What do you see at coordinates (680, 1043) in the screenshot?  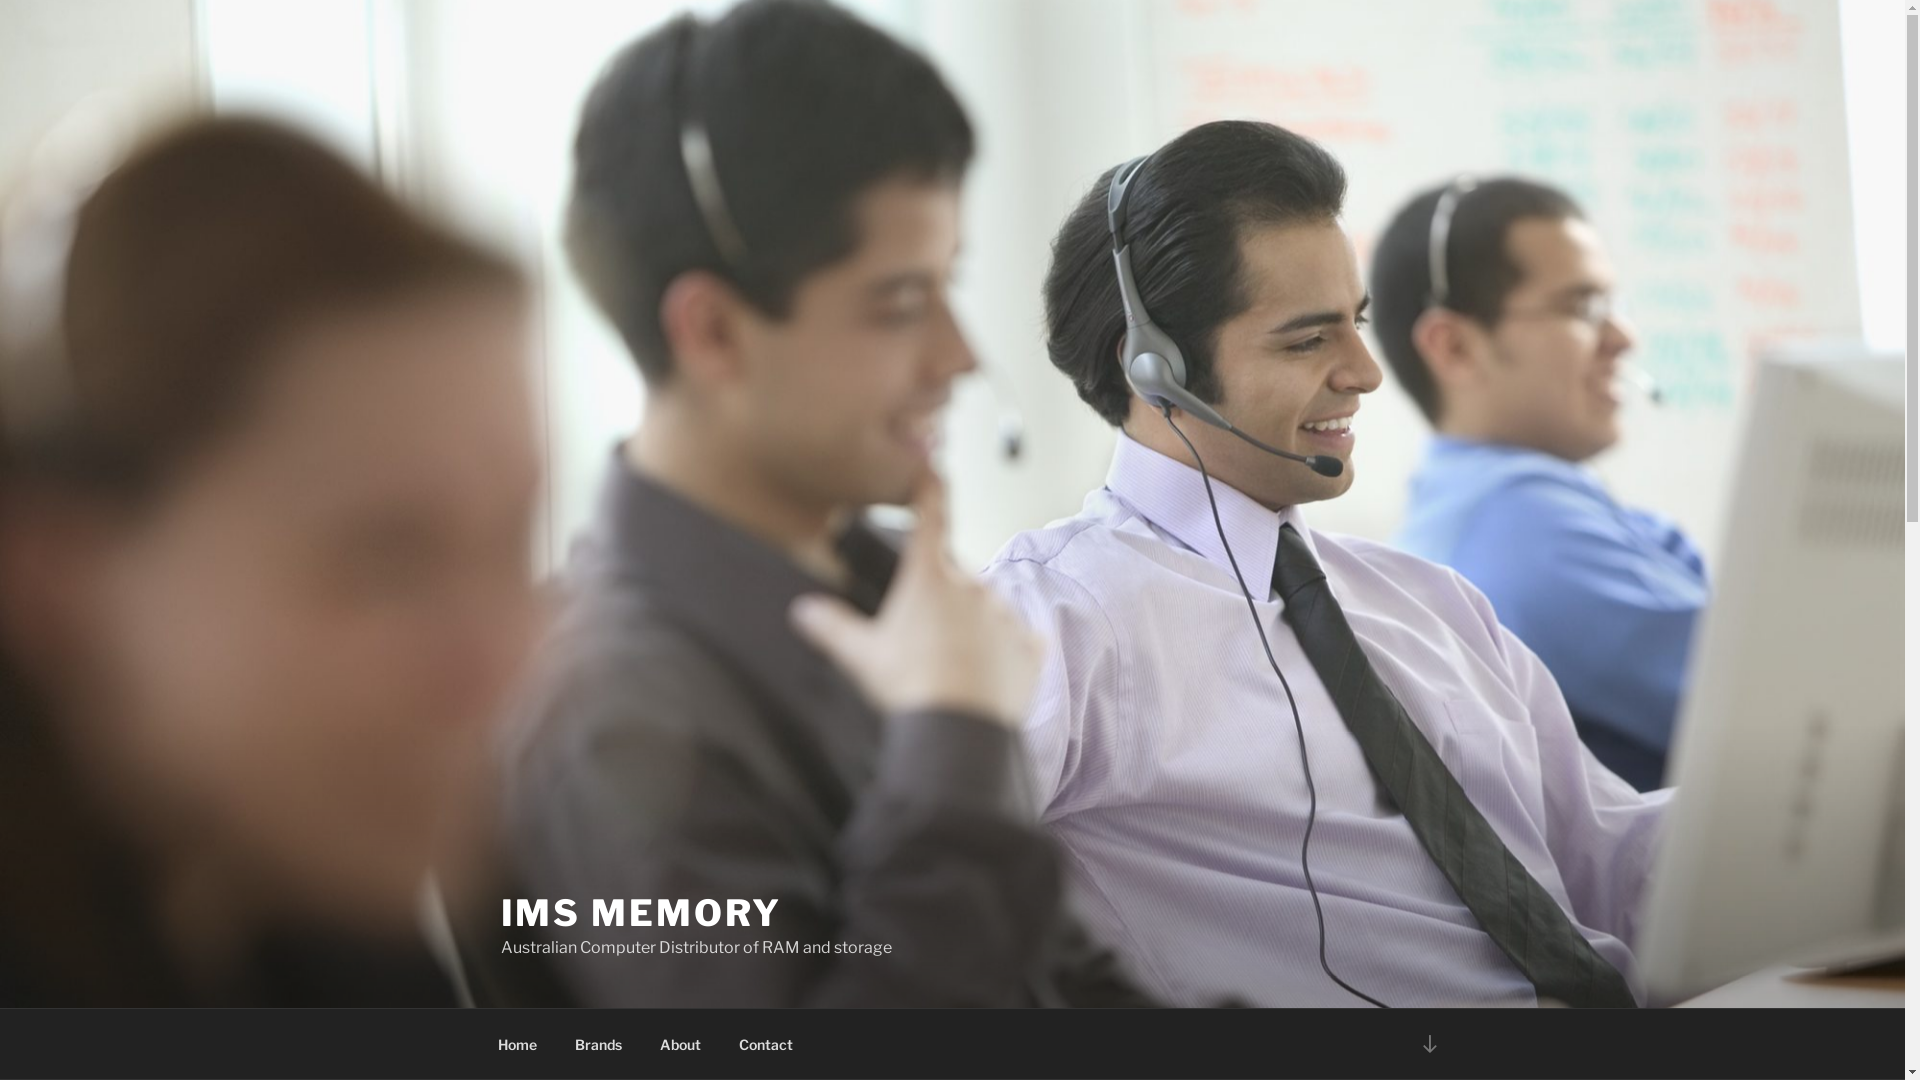 I see `'About'` at bounding box center [680, 1043].